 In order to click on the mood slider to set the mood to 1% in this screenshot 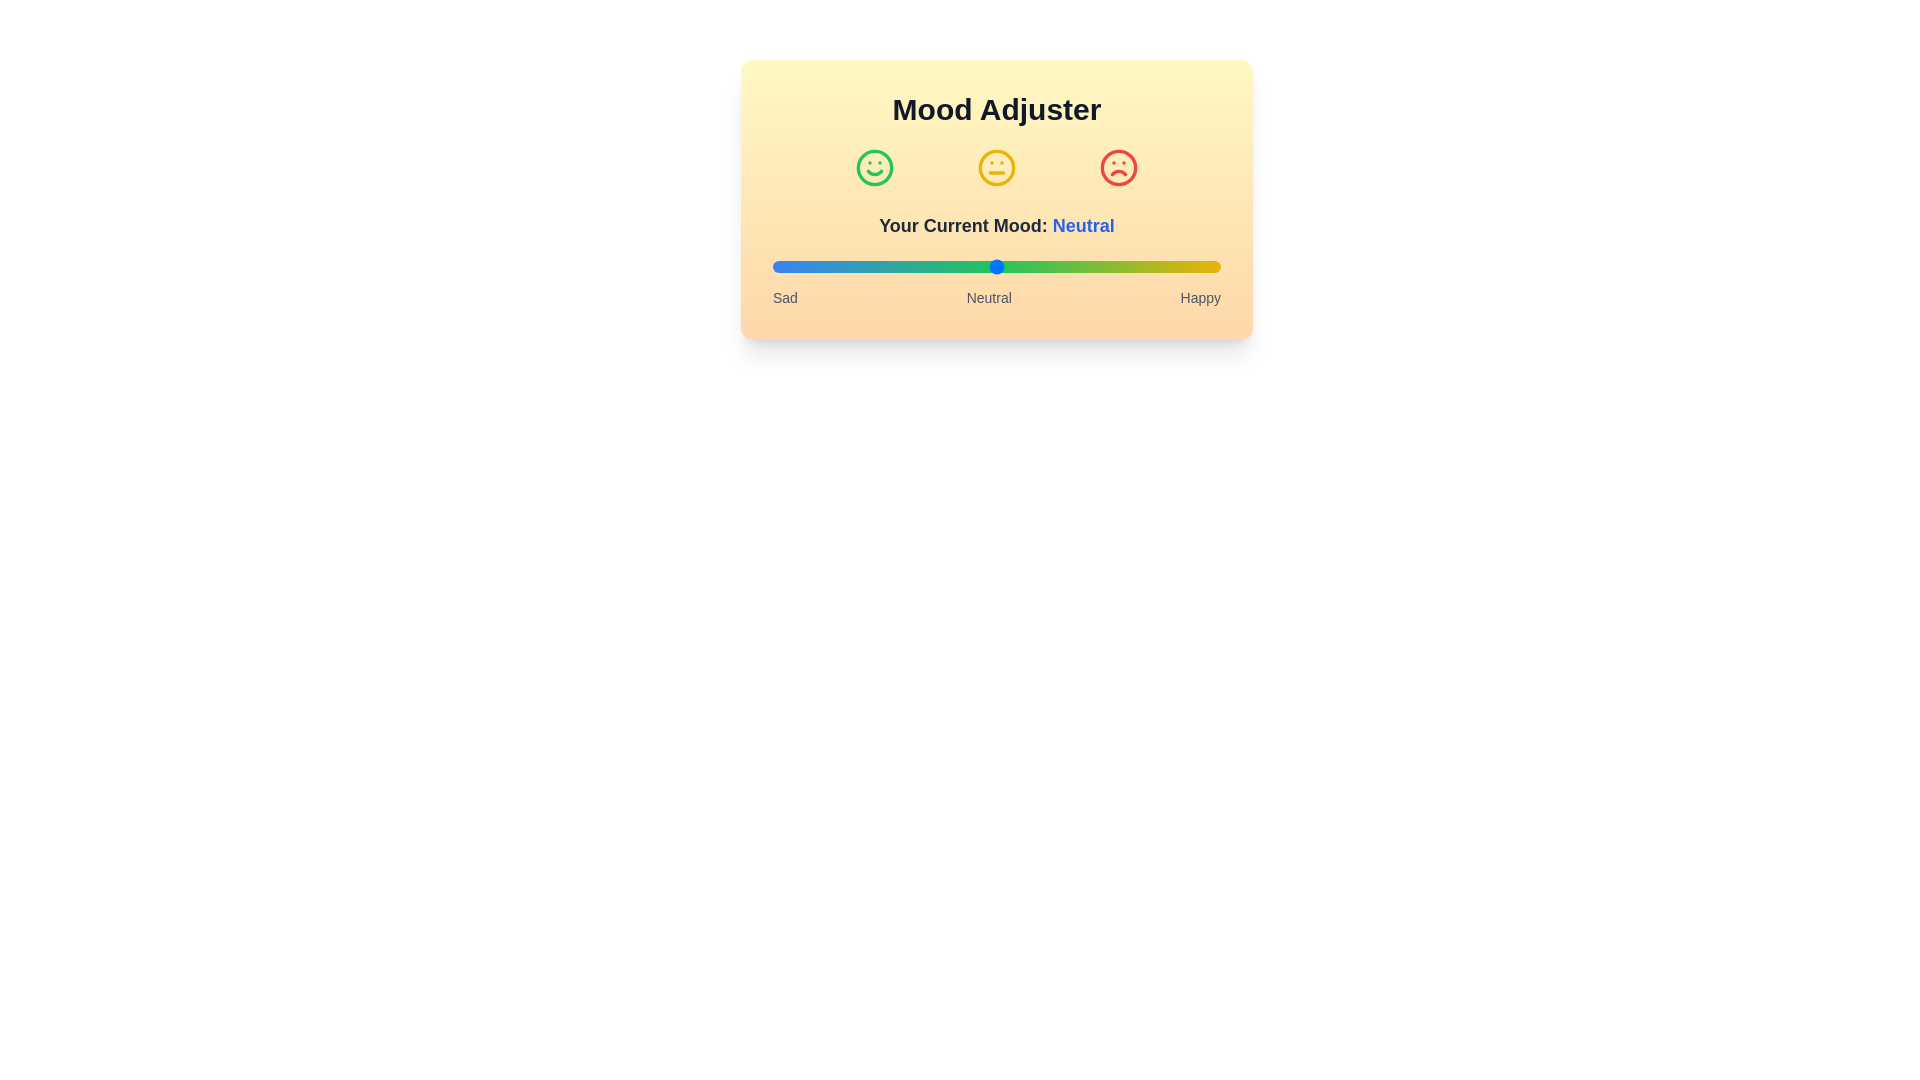, I will do `click(776, 265)`.